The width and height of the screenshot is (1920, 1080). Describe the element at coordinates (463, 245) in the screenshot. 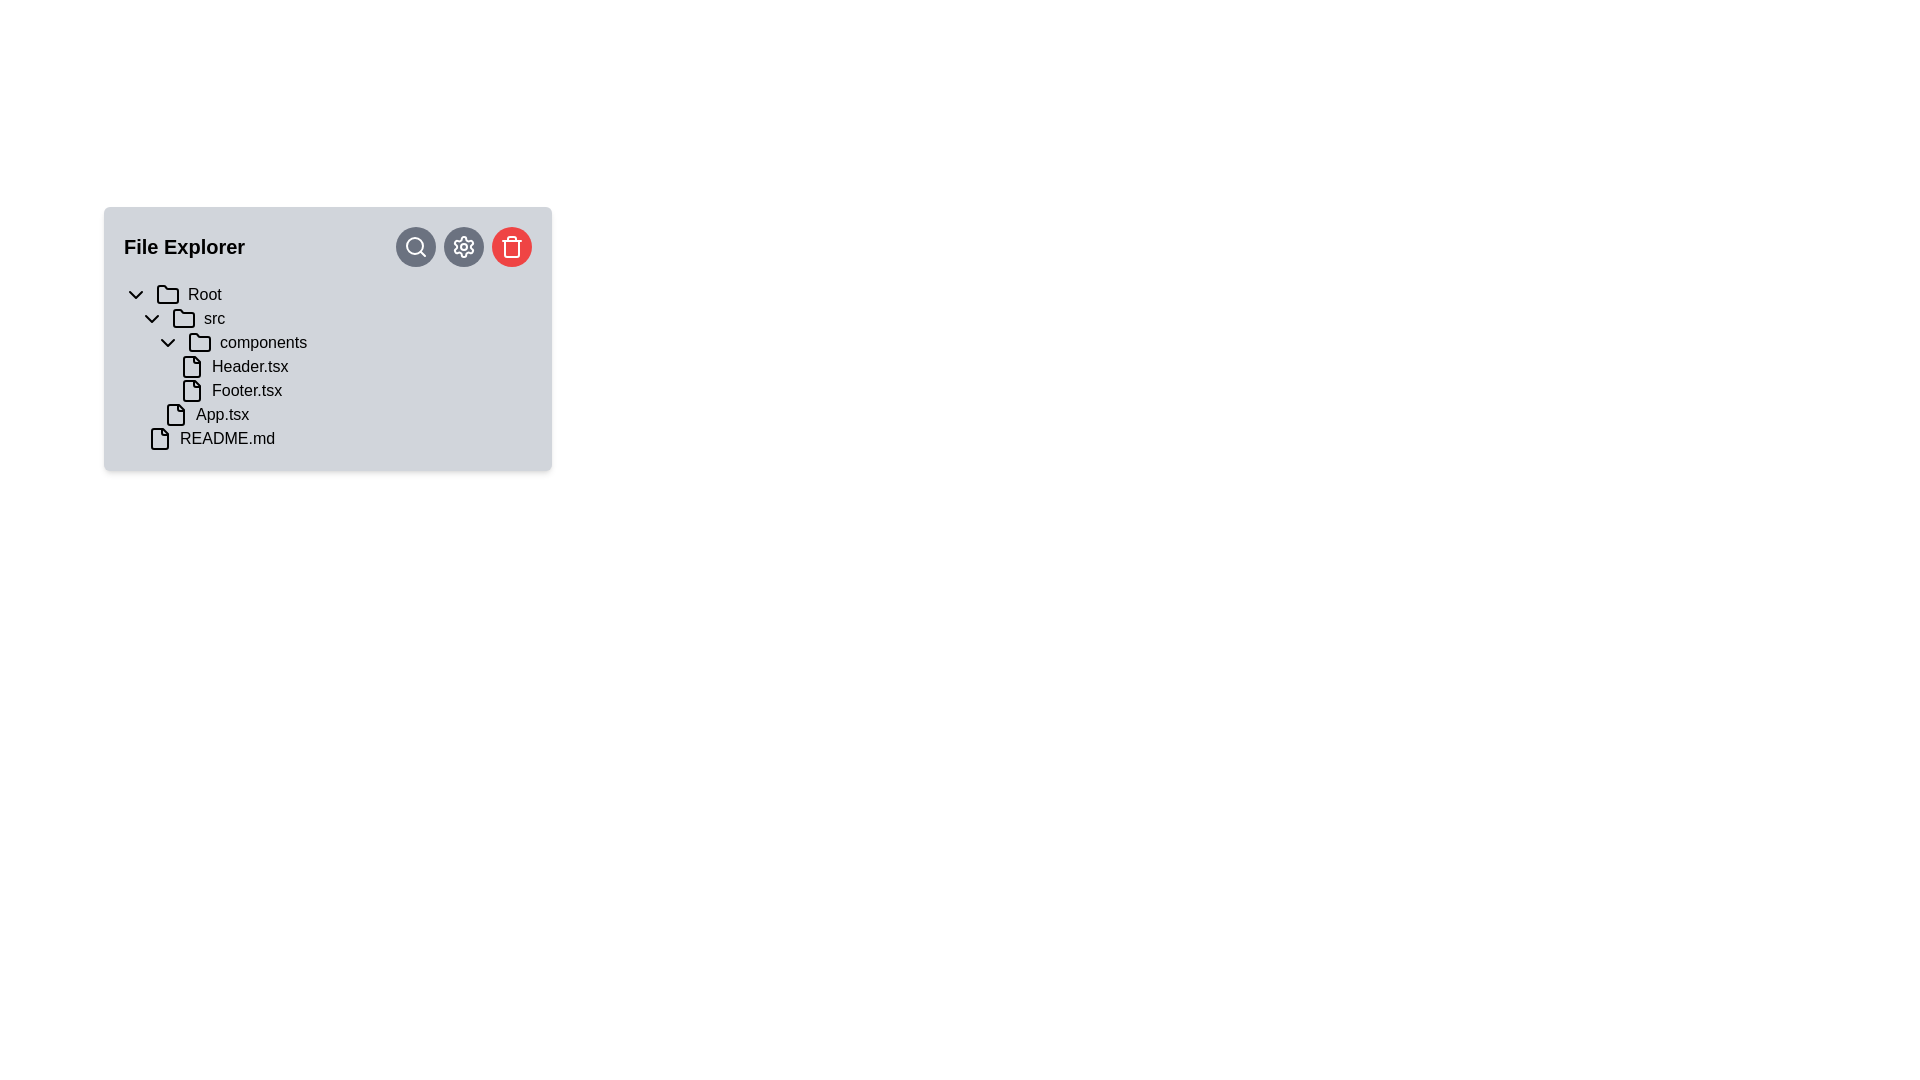

I see `the circular settings button with a gear icon located` at that location.